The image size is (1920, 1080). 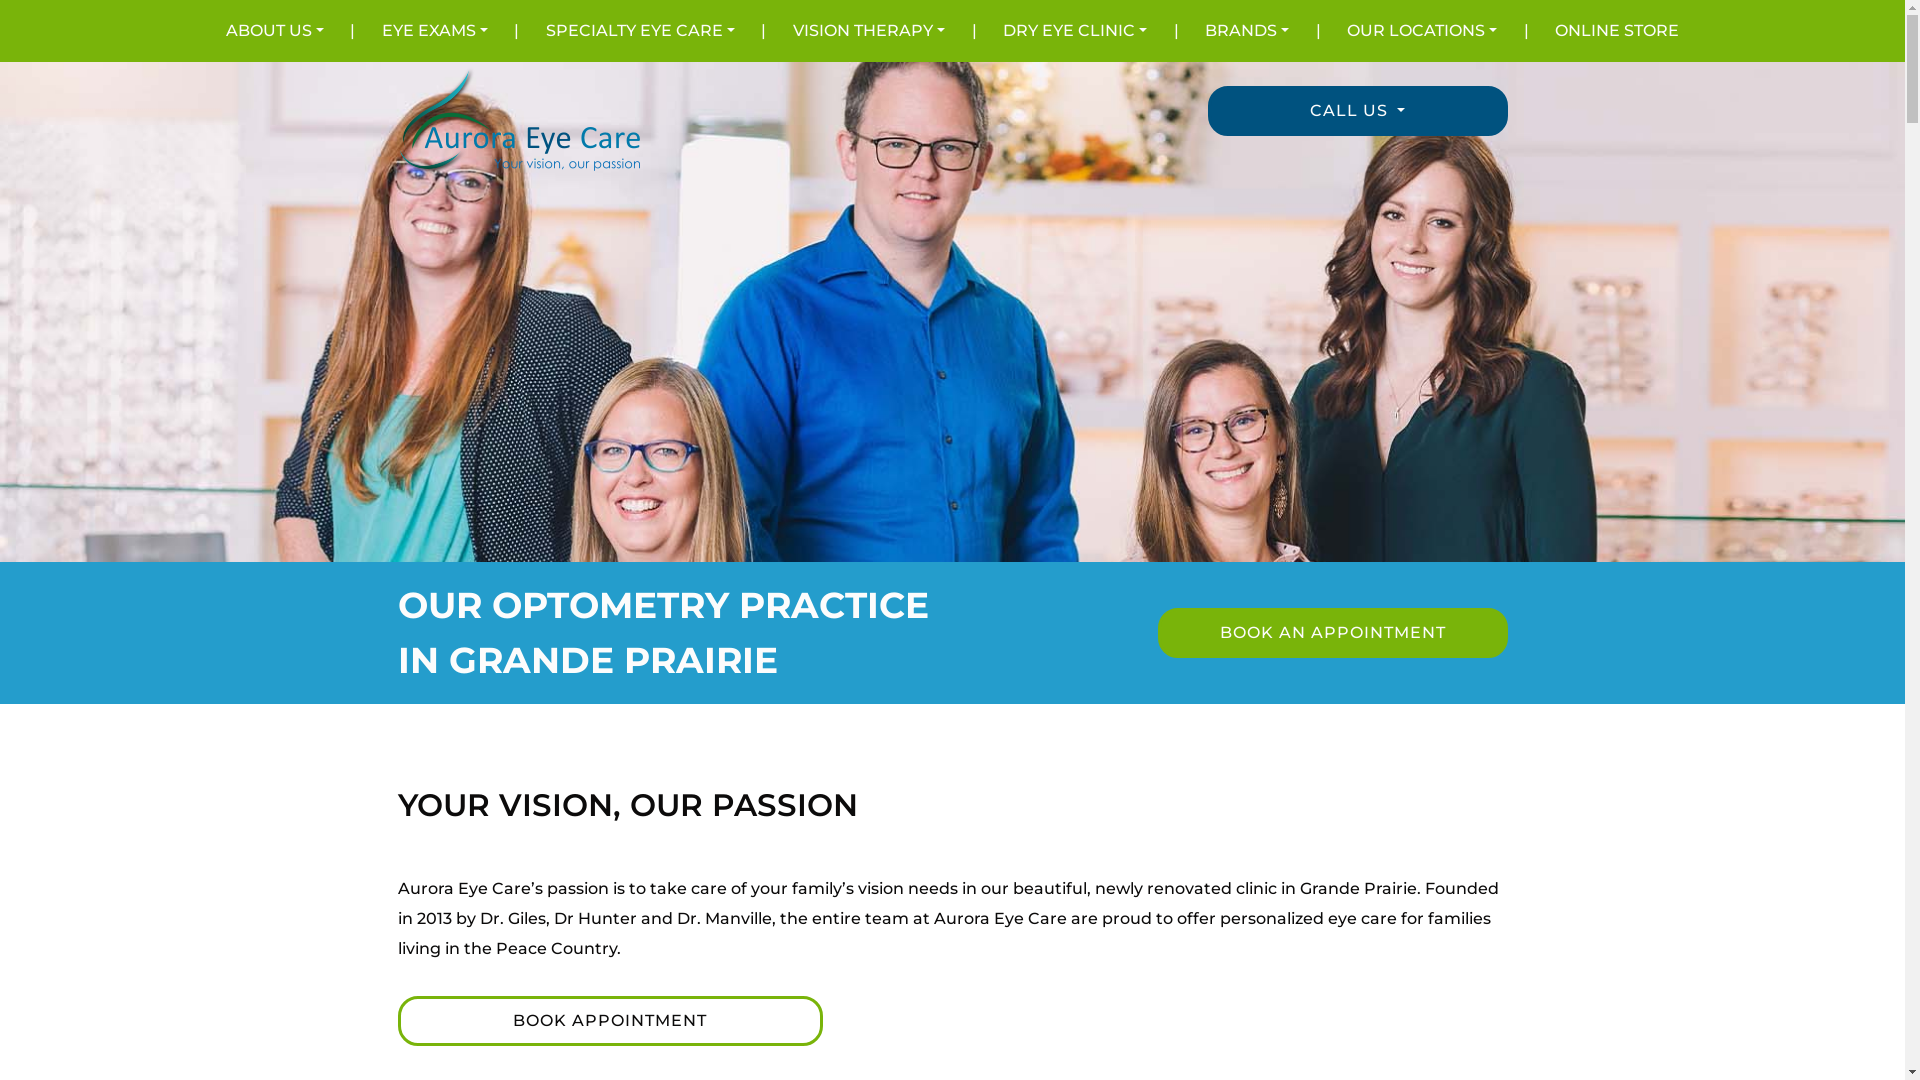 I want to click on 'BRANDS', so click(x=1246, y=30).